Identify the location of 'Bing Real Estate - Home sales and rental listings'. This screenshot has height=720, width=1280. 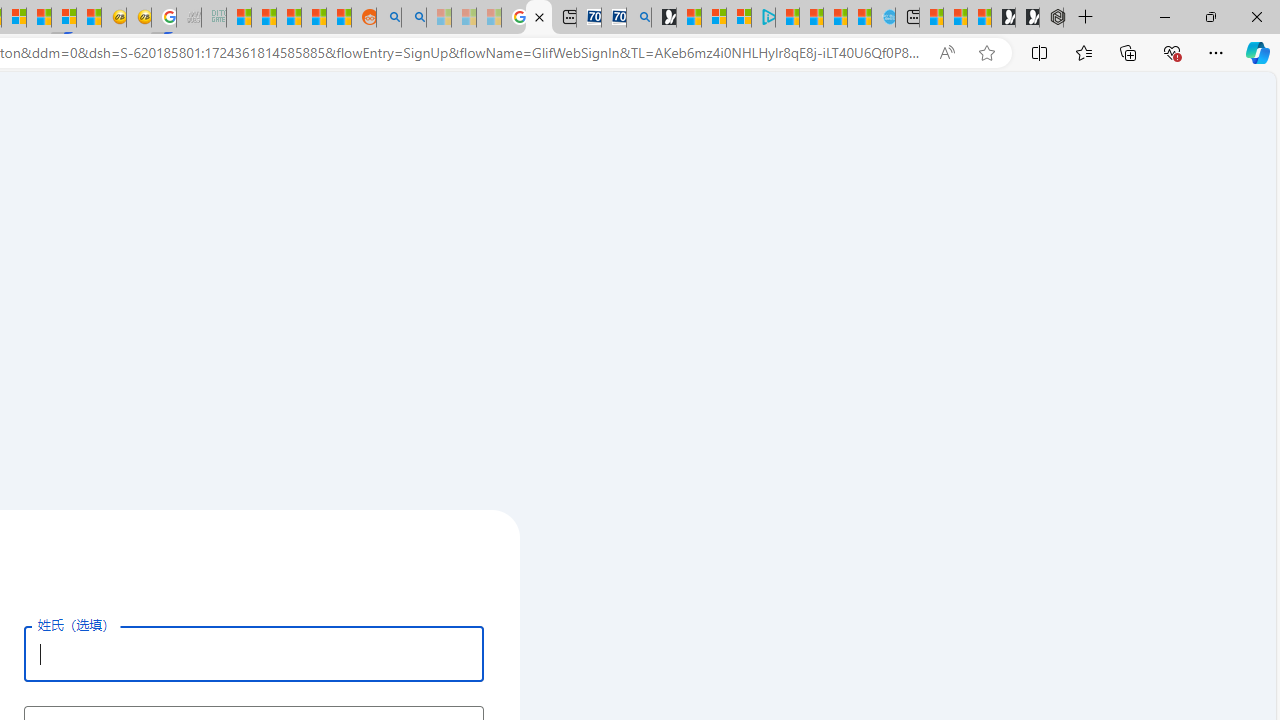
(638, 17).